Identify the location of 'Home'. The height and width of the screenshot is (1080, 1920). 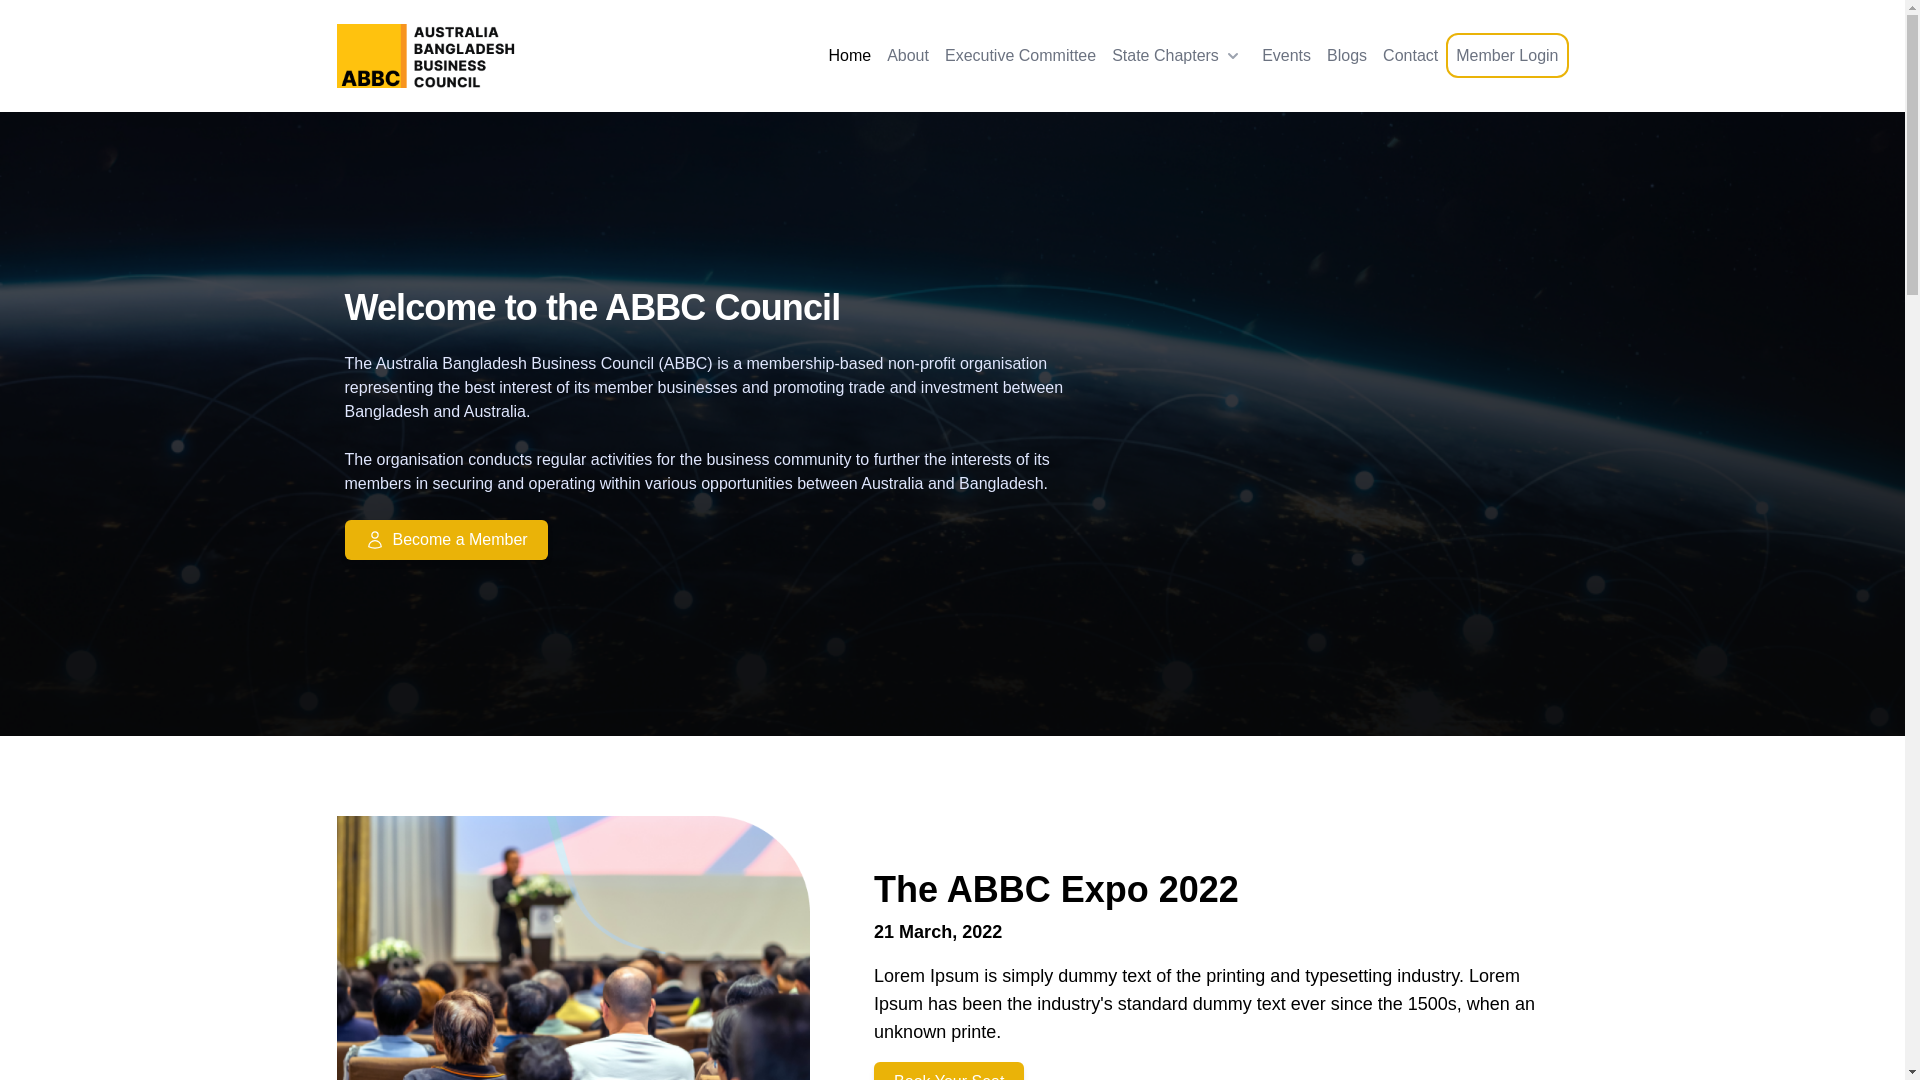
(849, 55).